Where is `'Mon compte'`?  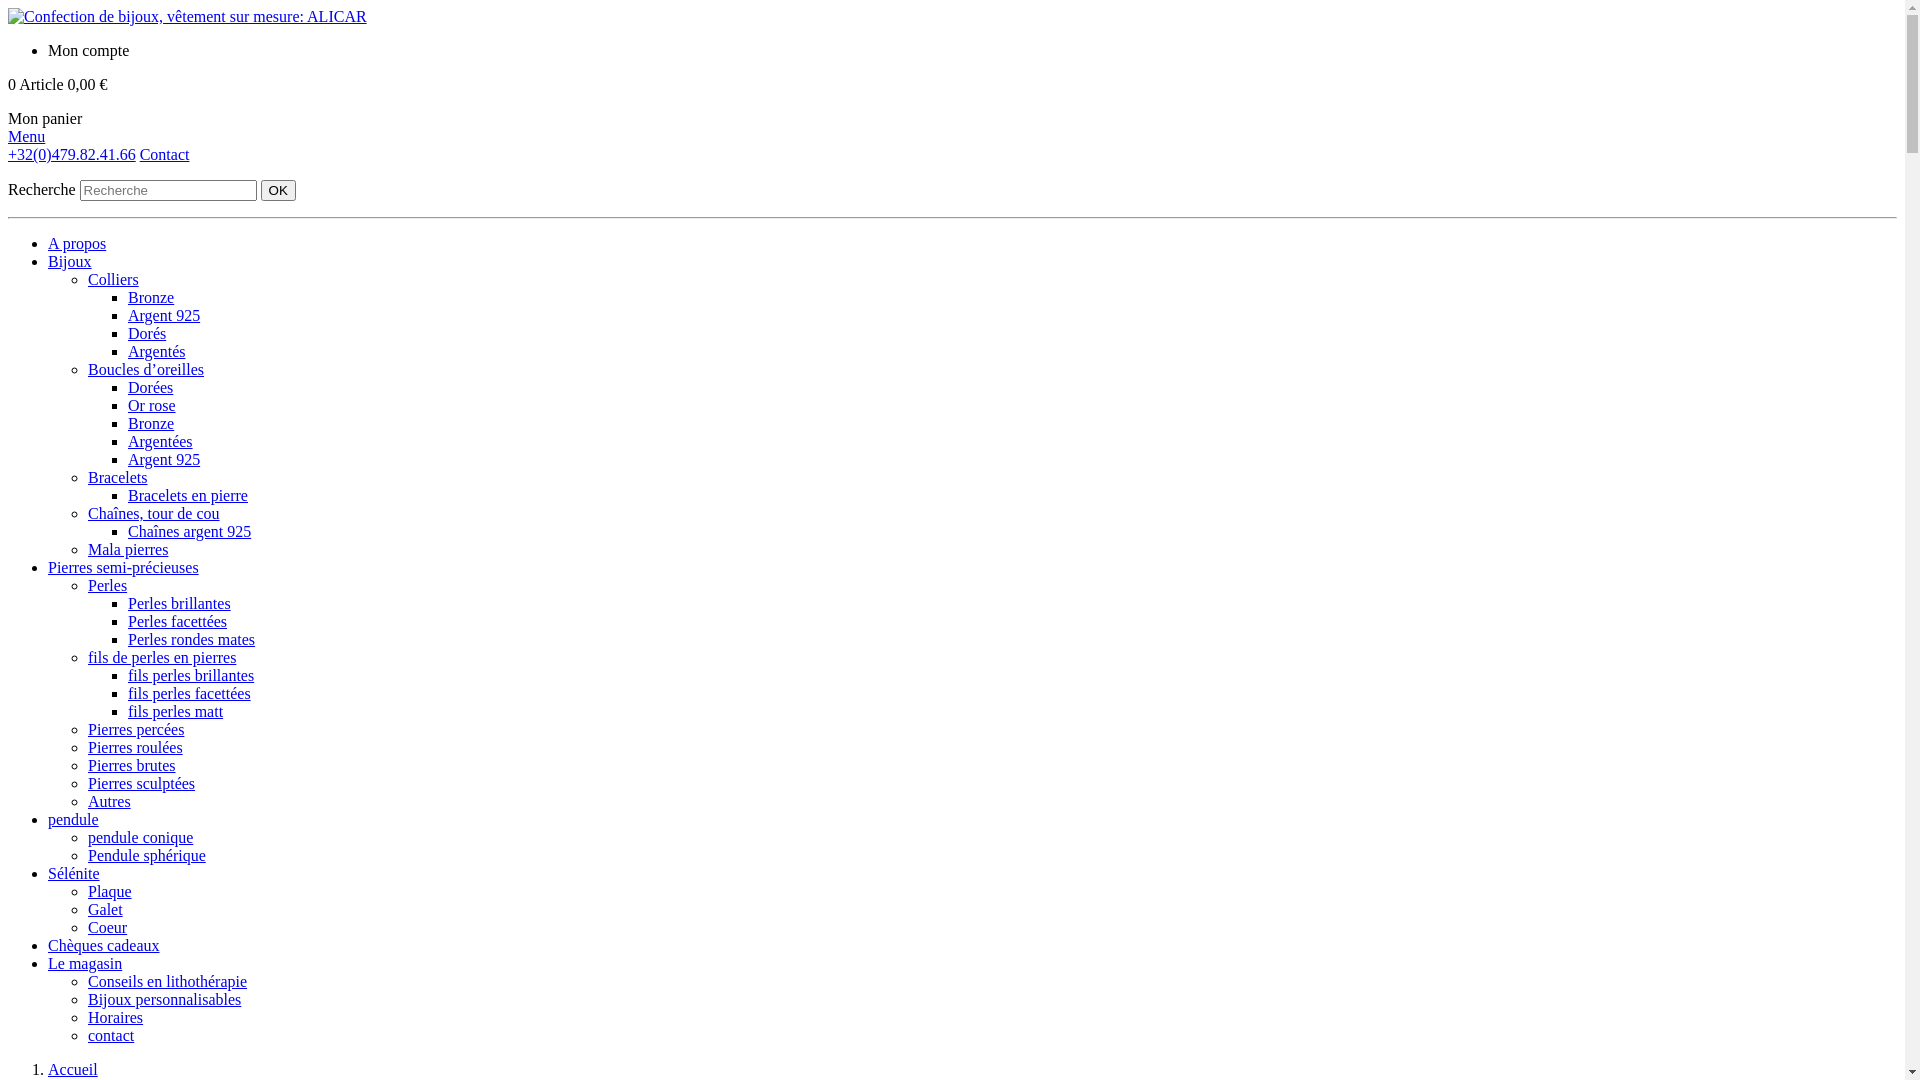
'Mon compte' is located at coordinates (48, 49).